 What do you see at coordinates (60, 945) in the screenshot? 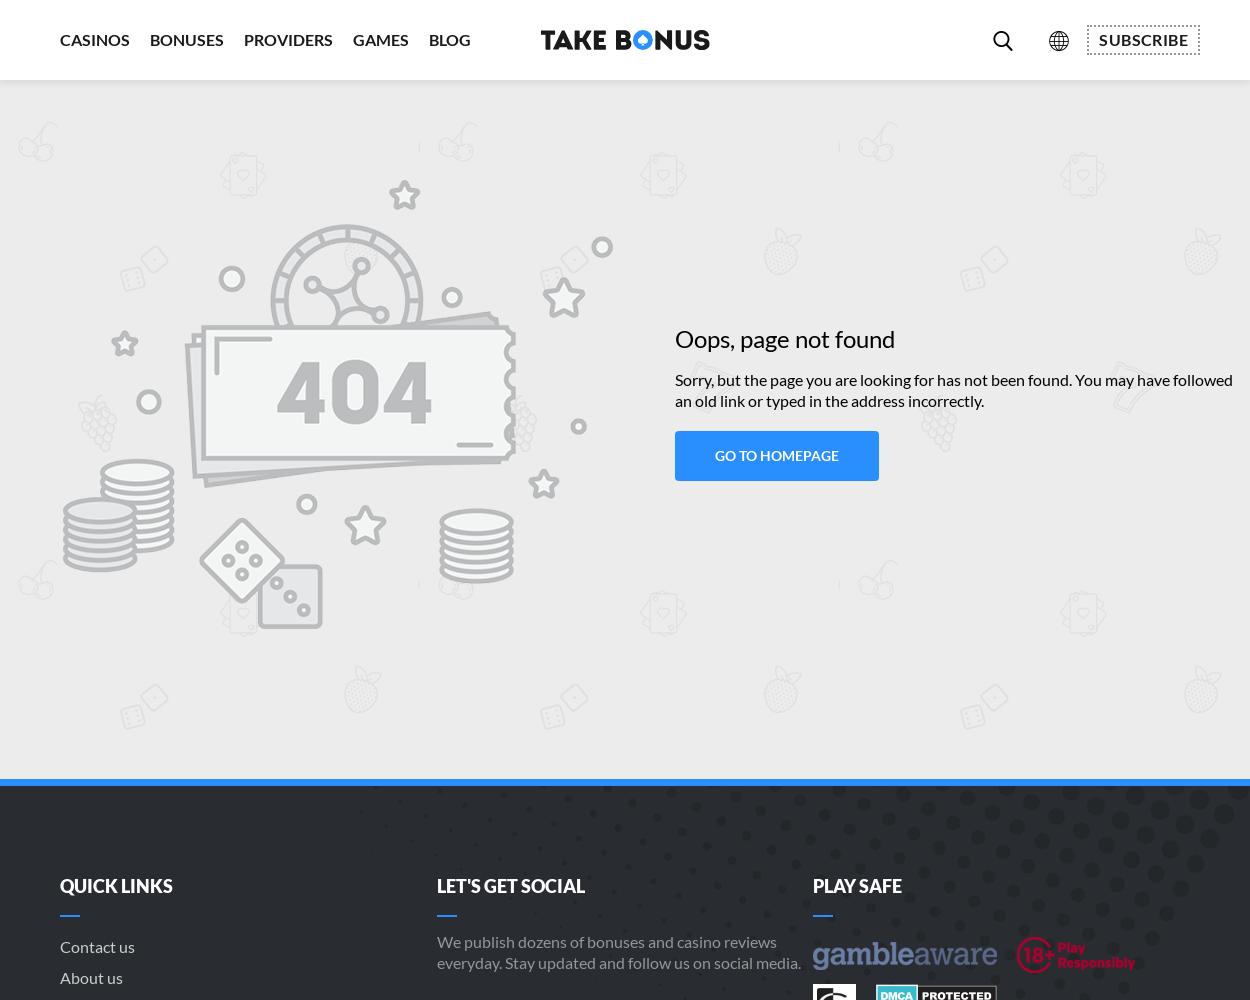
I see `'Contact us'` at bounding box center [60, 945].